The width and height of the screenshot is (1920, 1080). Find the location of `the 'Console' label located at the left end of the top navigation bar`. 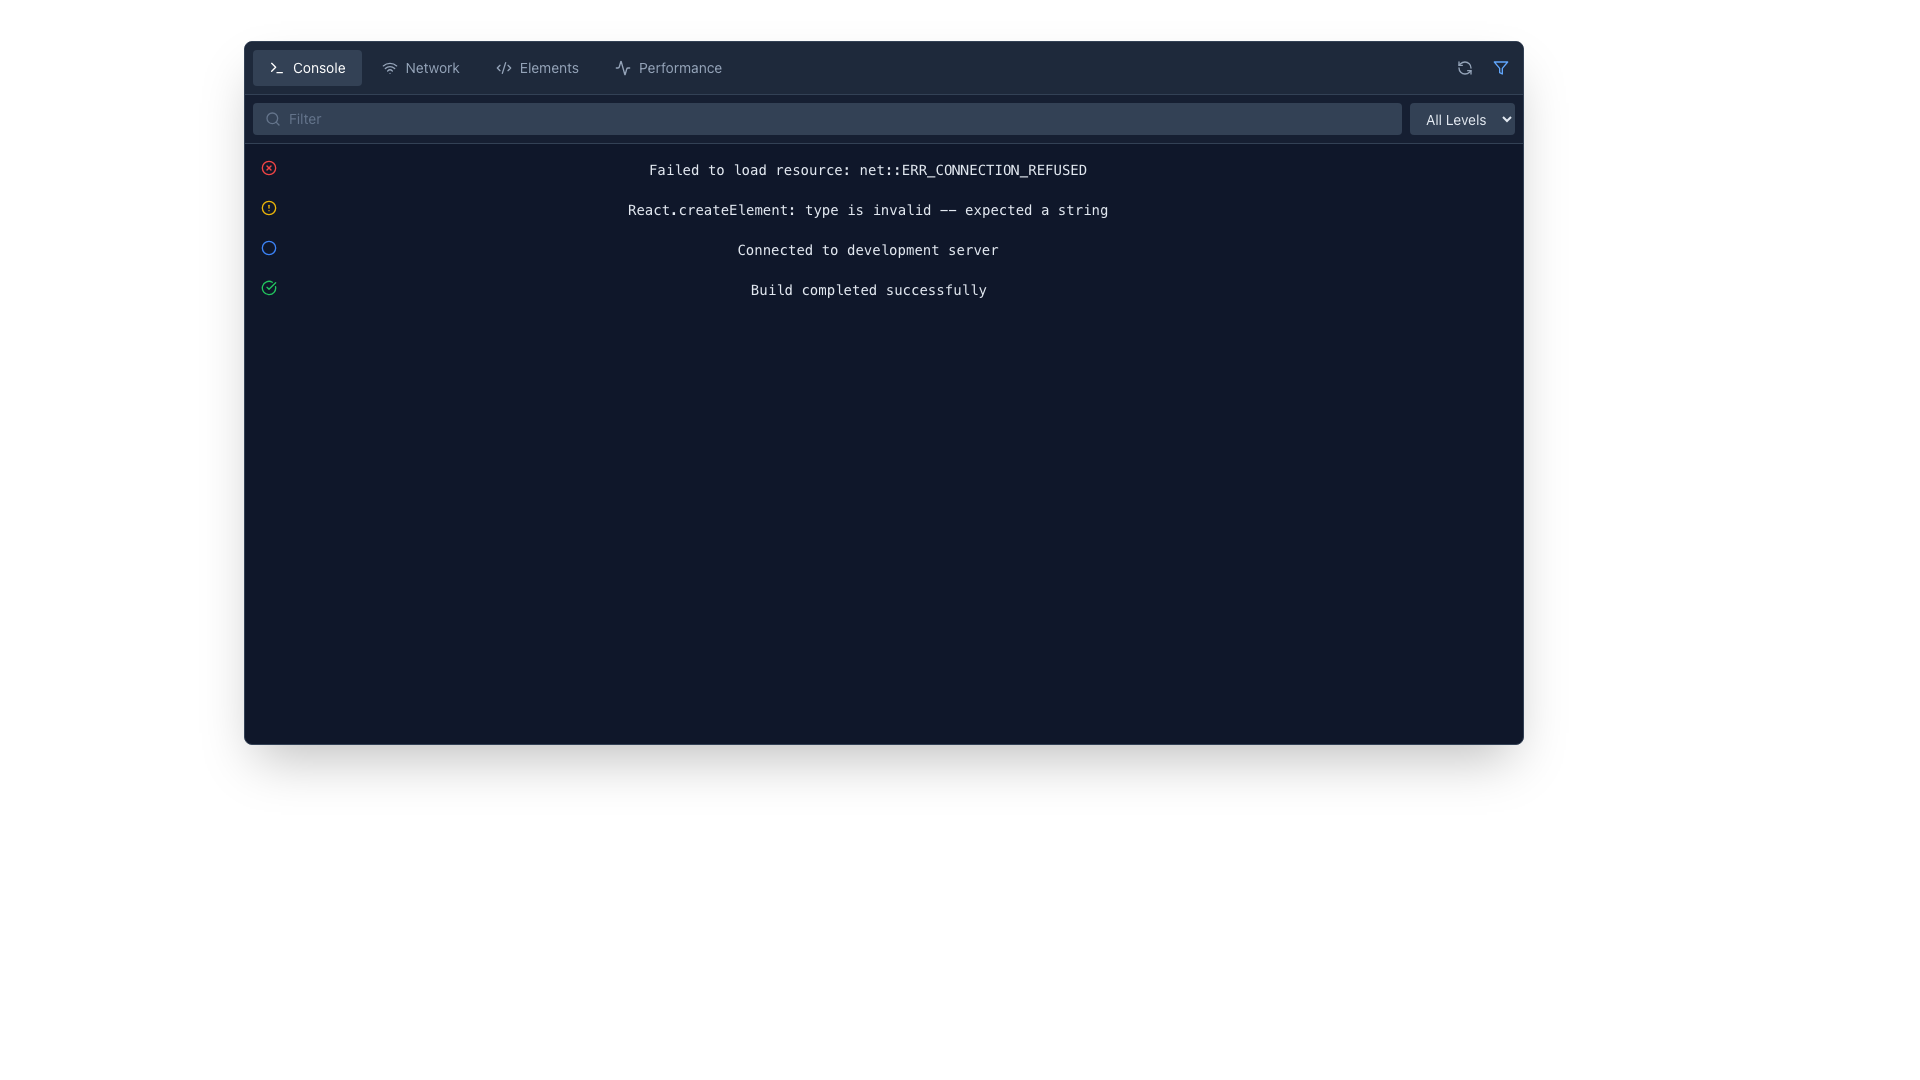

the 'Console' label located at the left end of the top navigation bar is located at coordinates (318, 67).